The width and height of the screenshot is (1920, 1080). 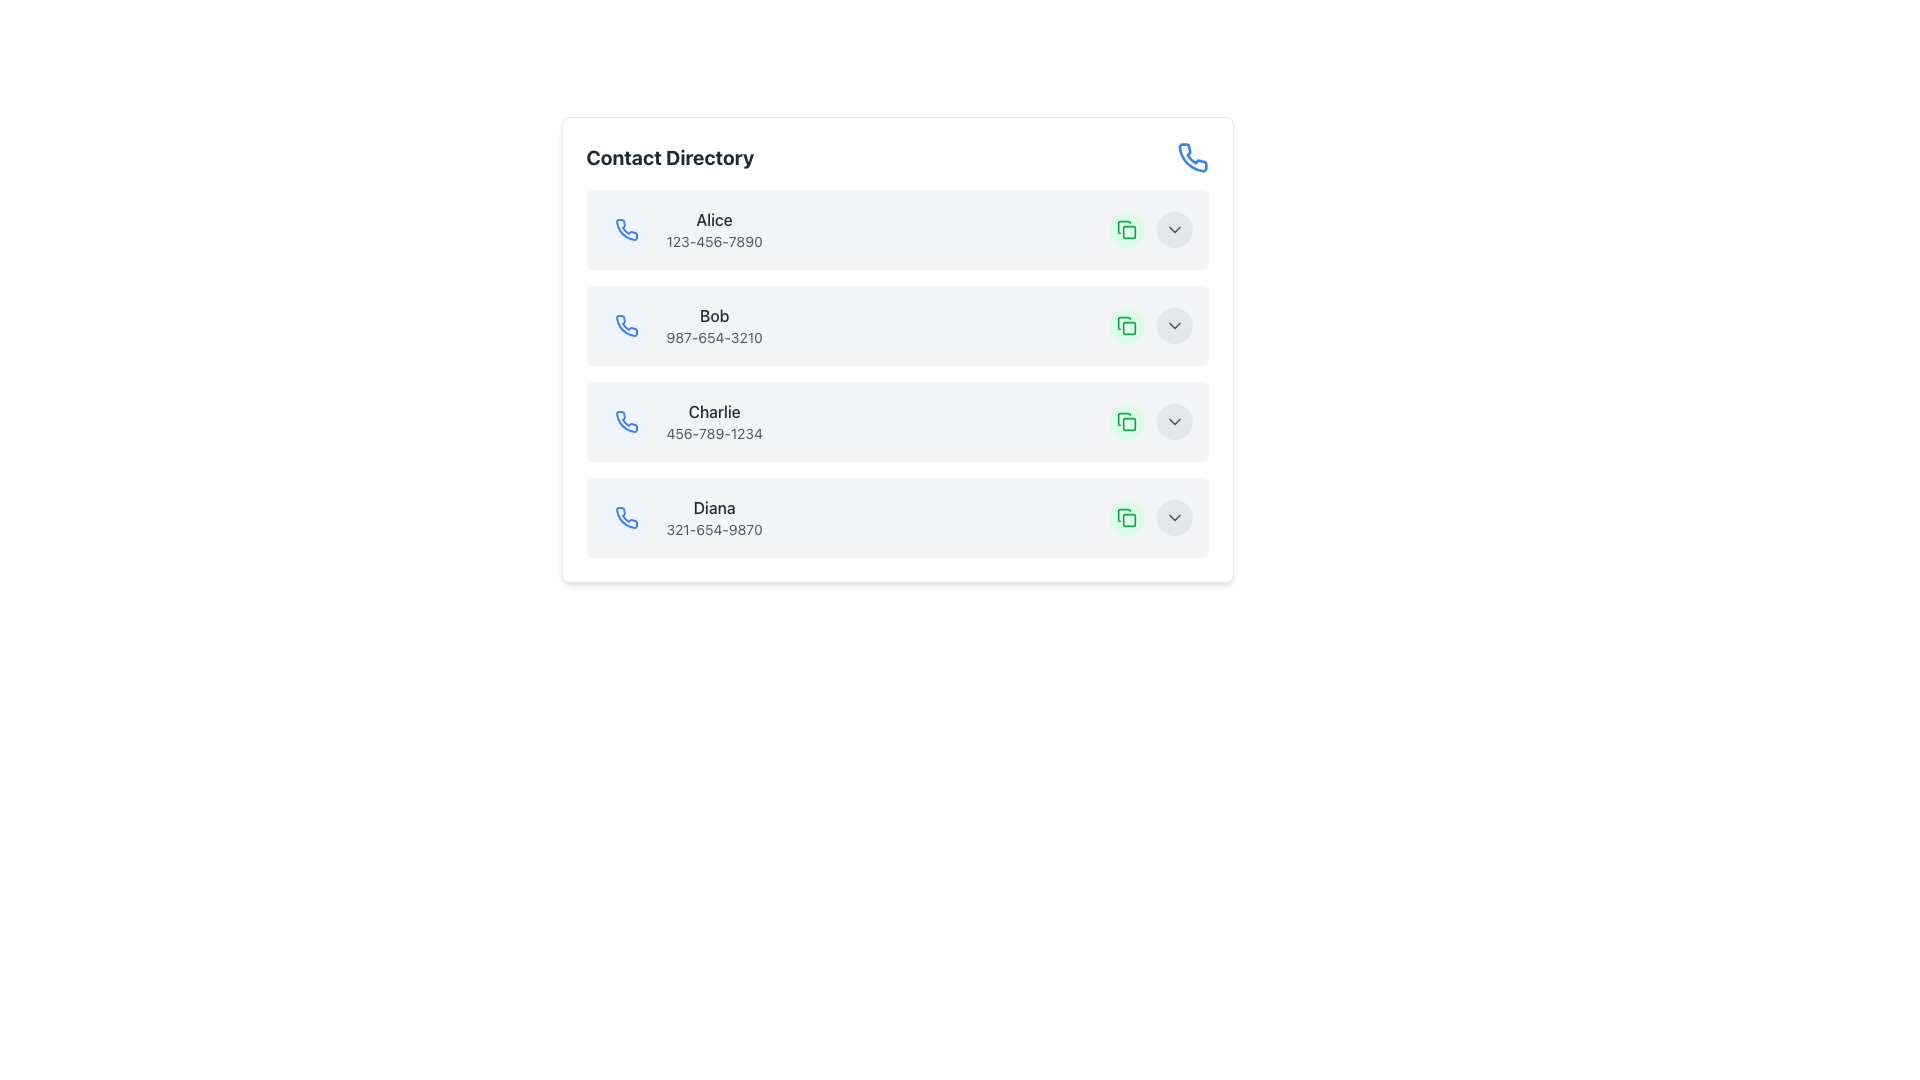 I want to click on the phone number text label ('987-654-3210') displayed in gray font, located below the name 'Bob' in the second contact entry of the directory, so click(x=714, y=337).